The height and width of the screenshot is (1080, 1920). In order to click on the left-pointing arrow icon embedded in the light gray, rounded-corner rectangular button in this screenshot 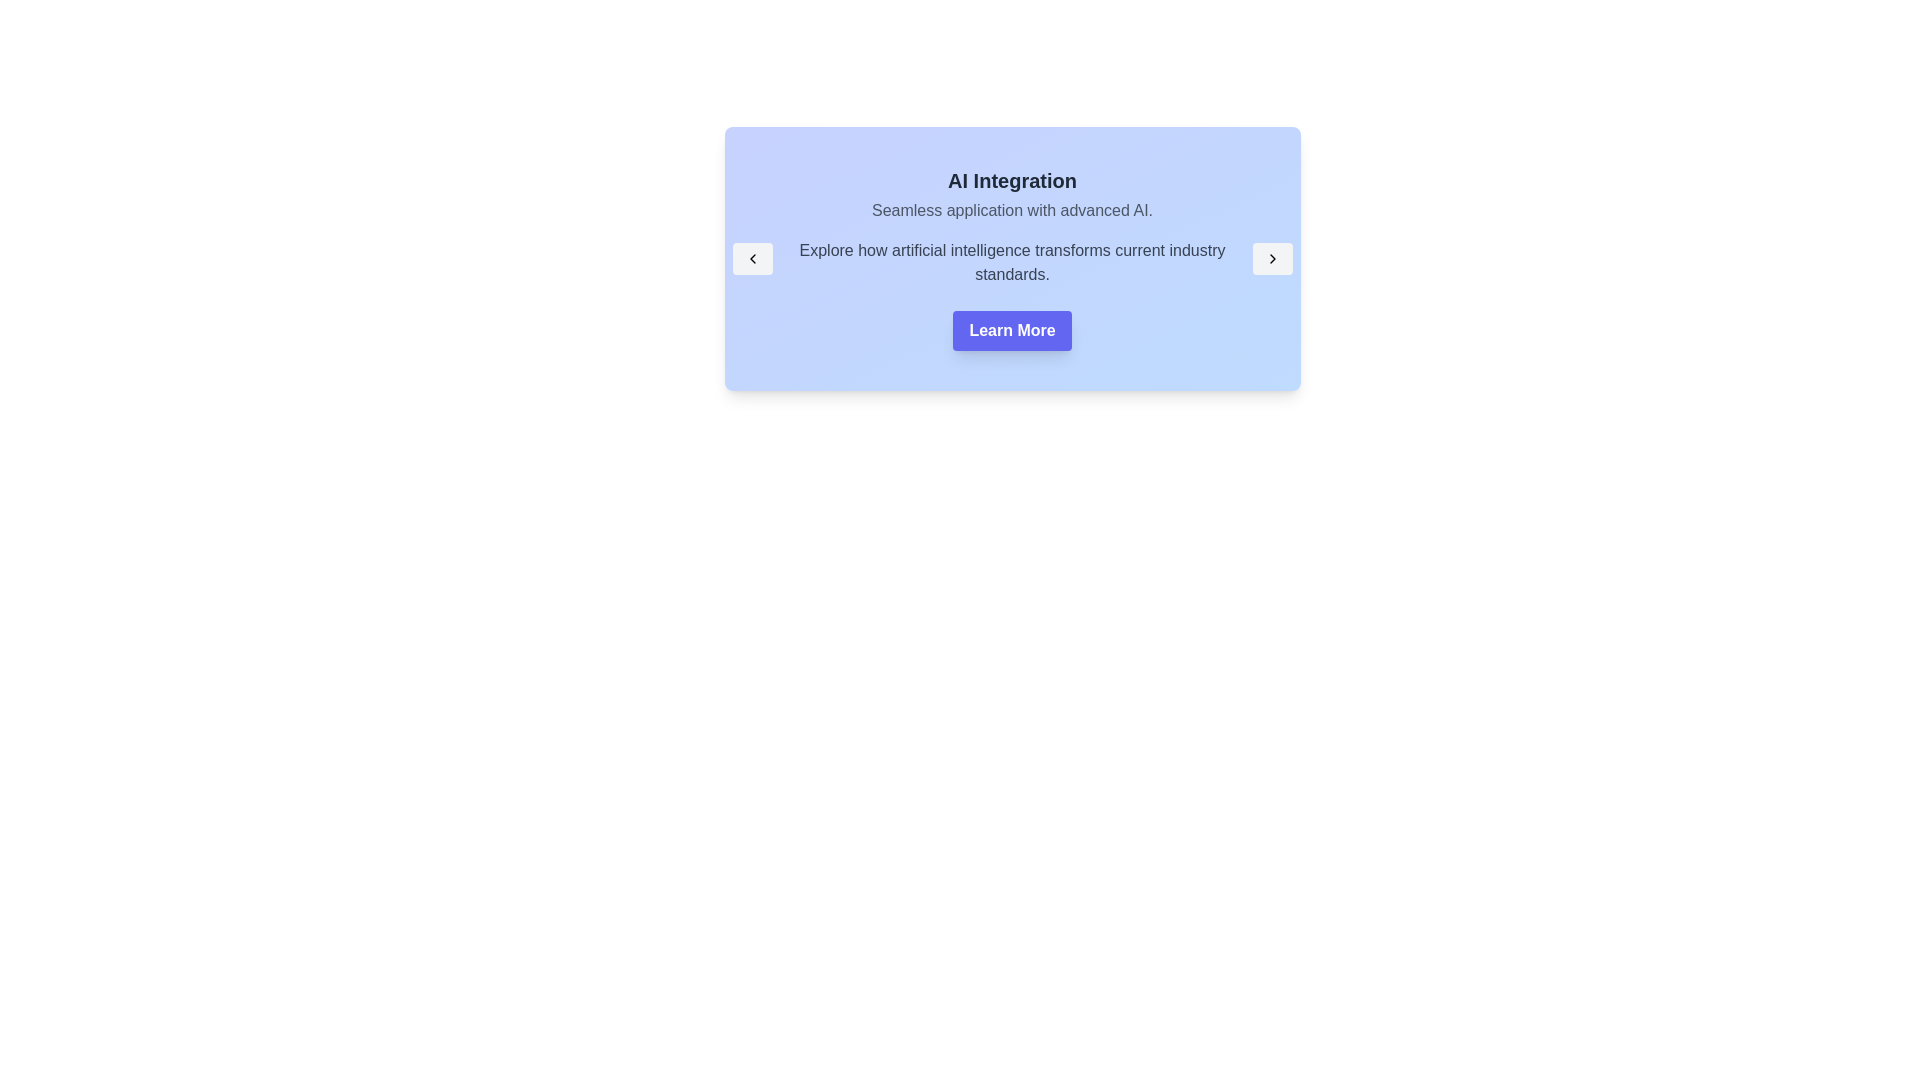, I will do `click(751, 257)`.